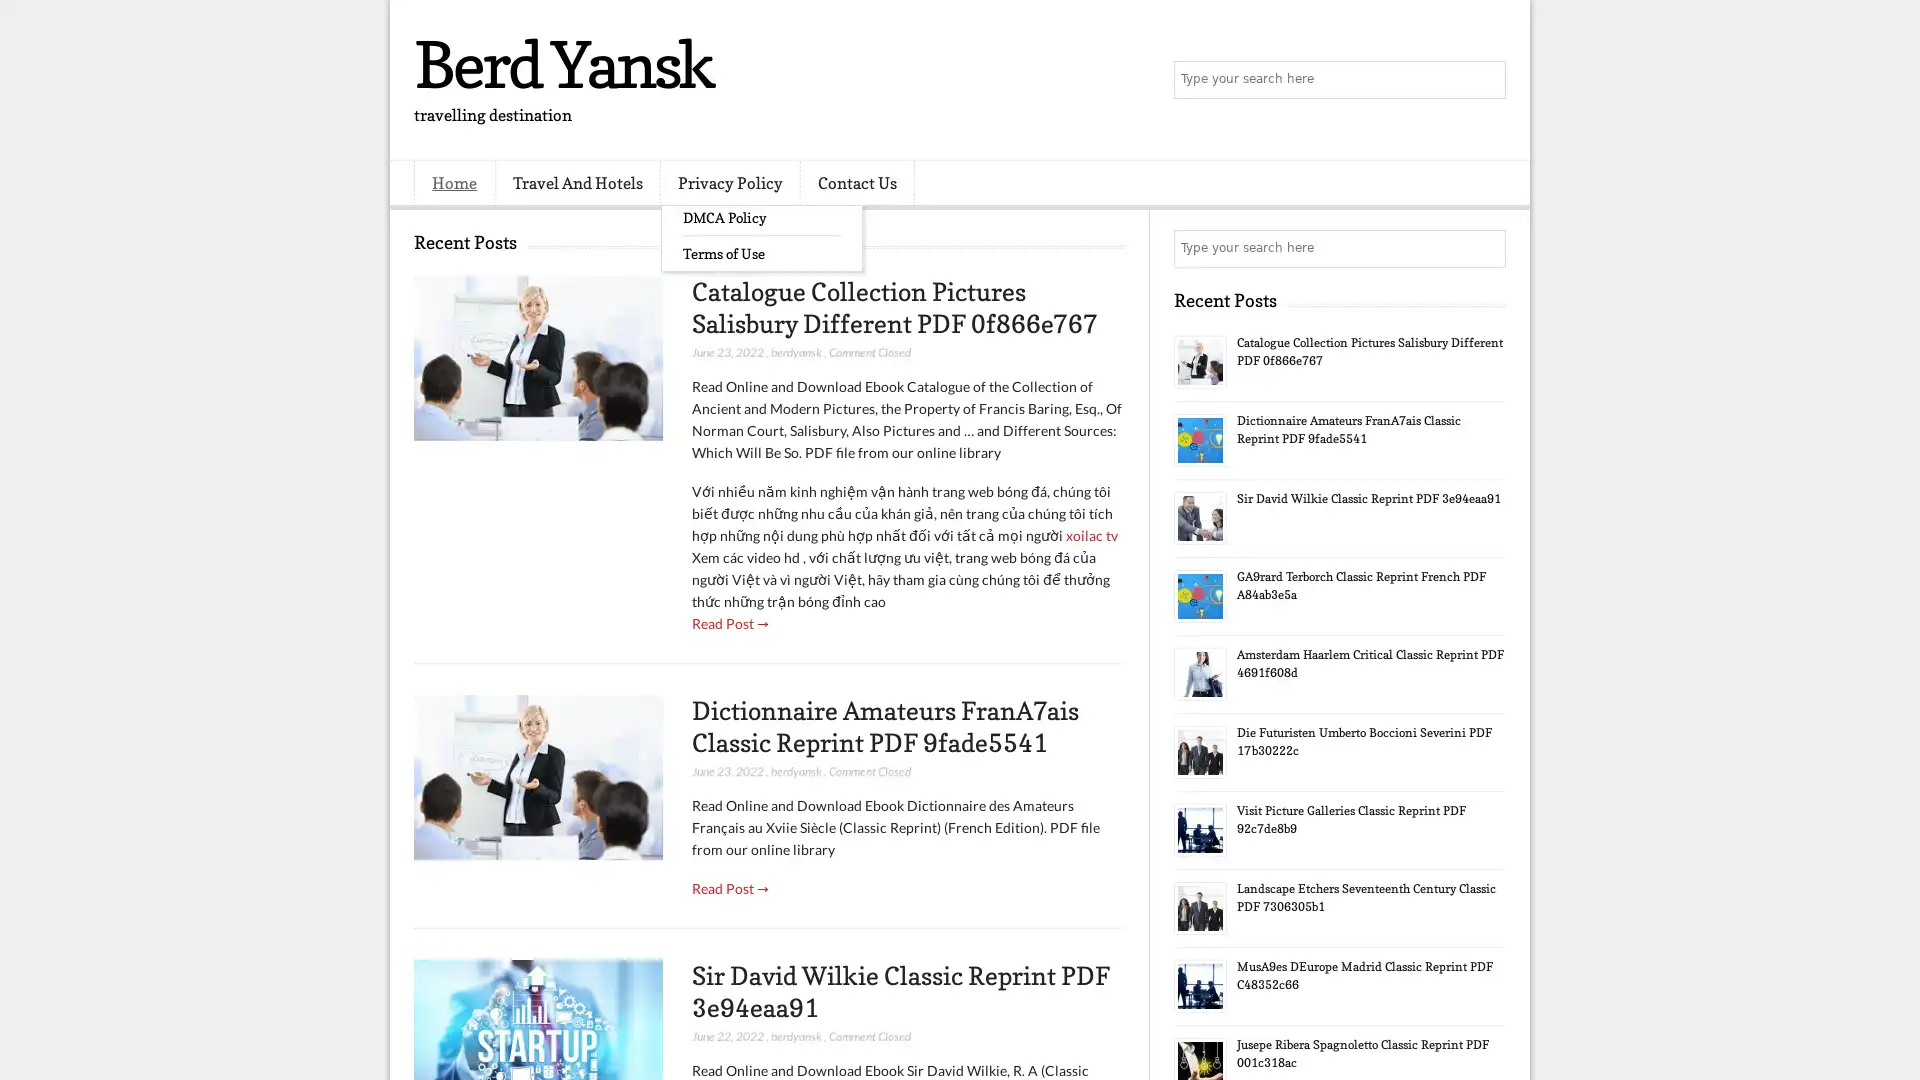 Image resolution: width=1920 pixels, height=1080 pixels. I want to click on Search, so click(1485, 80).